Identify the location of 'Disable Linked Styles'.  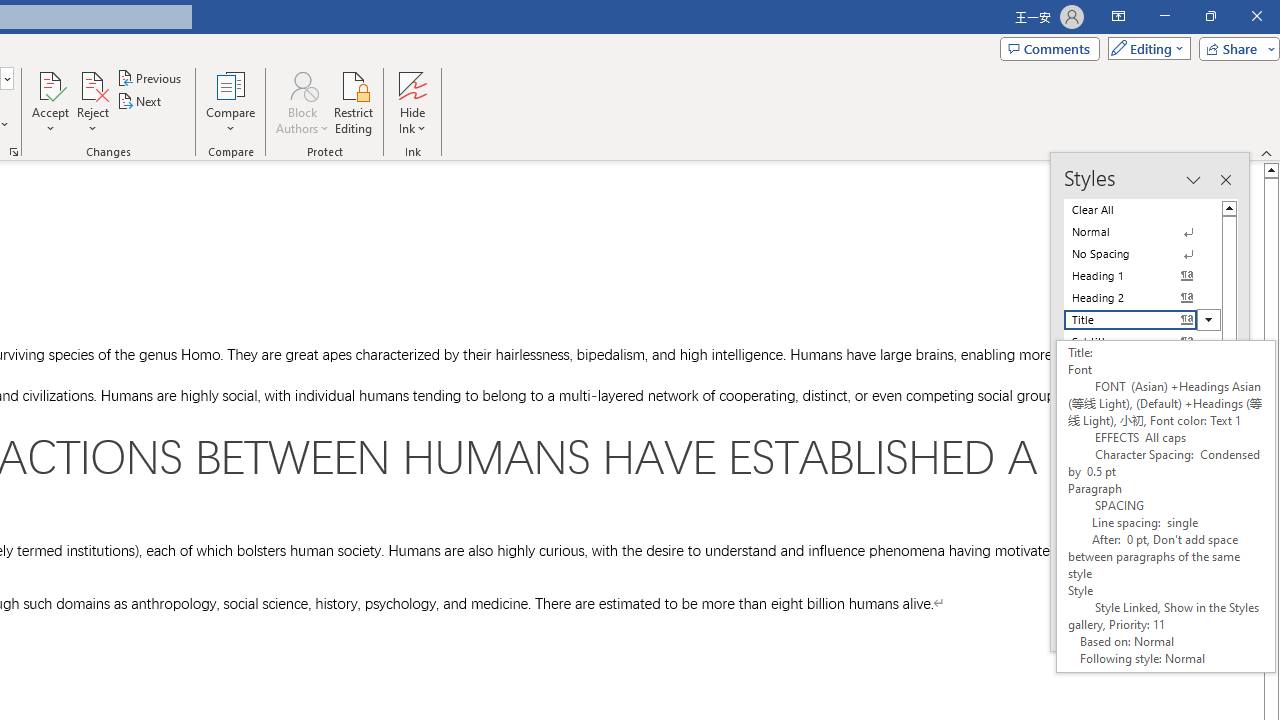
(1129, 598).